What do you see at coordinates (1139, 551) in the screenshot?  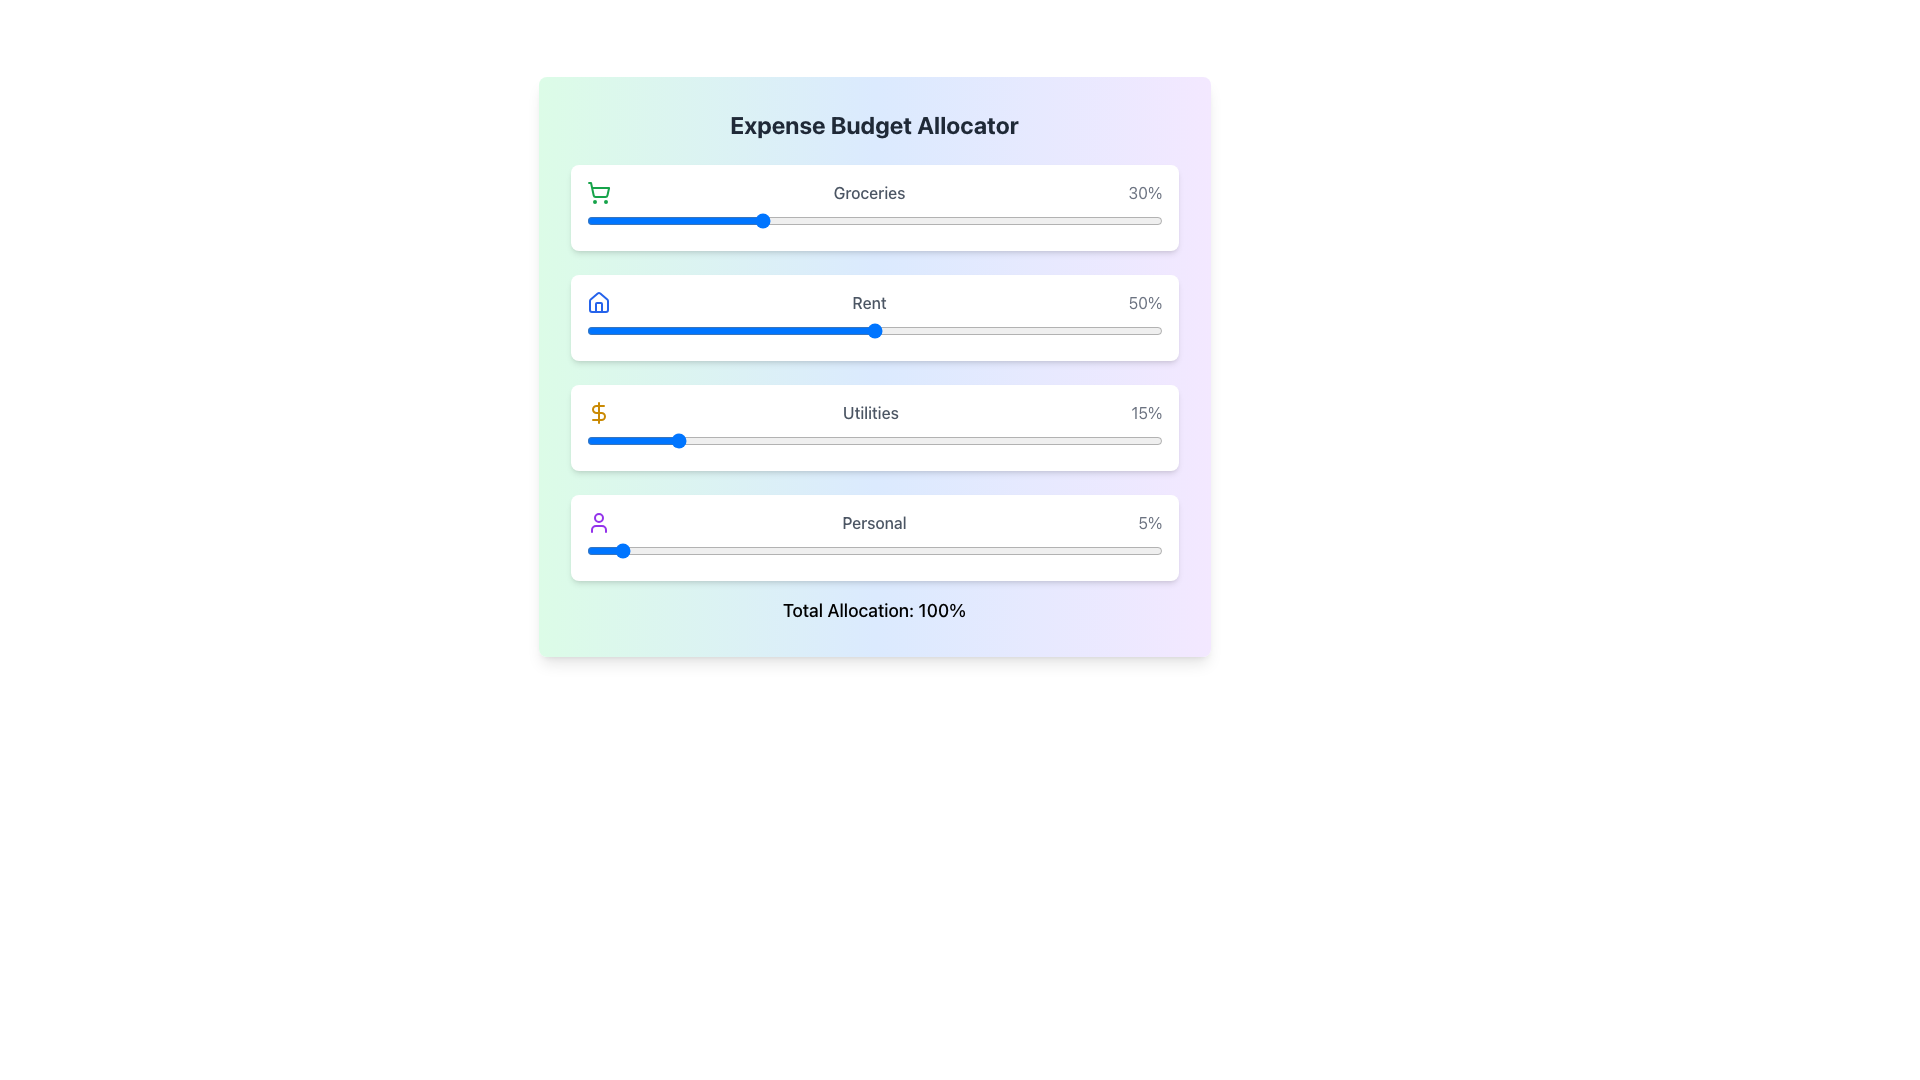 I see `Personal expense allocation` at bounding box center [1139, 551].